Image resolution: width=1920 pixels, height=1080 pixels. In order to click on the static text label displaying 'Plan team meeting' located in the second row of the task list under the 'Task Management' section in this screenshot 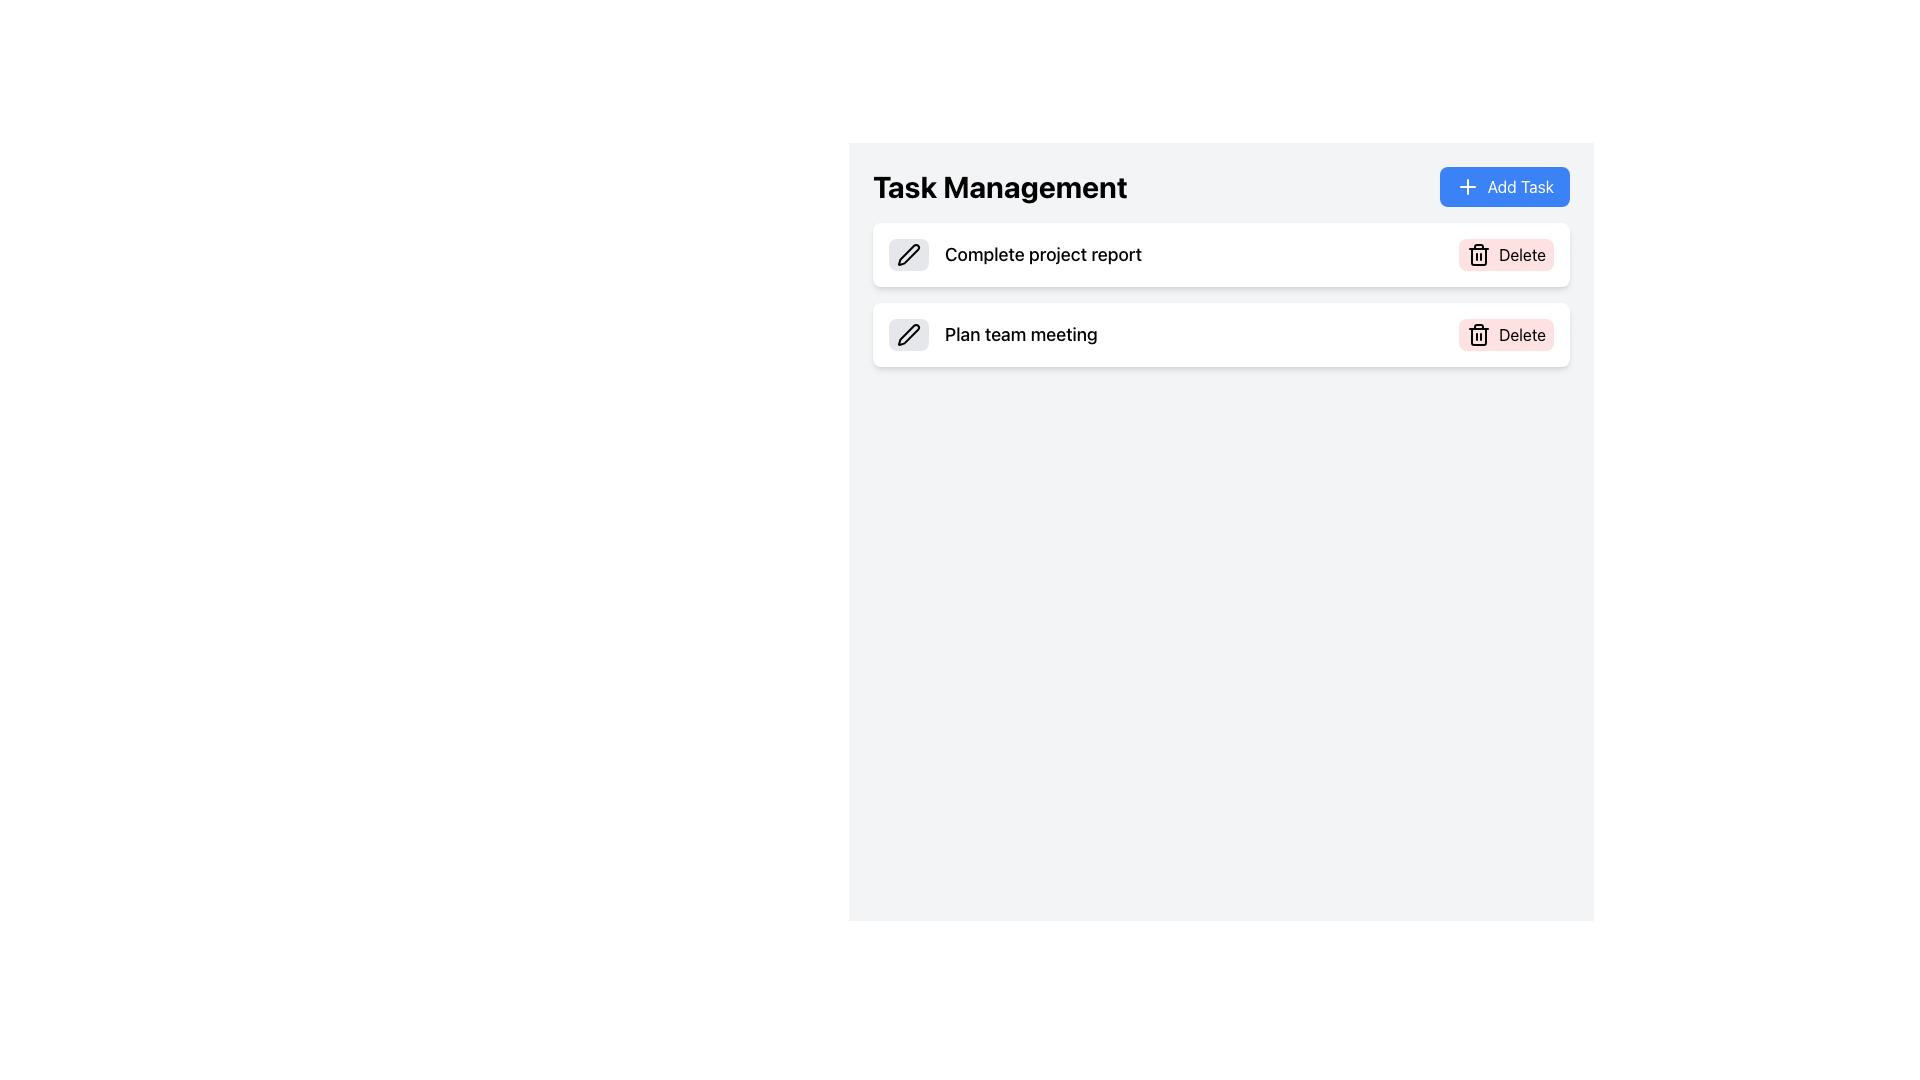, I will do `click(1021, 334)`.